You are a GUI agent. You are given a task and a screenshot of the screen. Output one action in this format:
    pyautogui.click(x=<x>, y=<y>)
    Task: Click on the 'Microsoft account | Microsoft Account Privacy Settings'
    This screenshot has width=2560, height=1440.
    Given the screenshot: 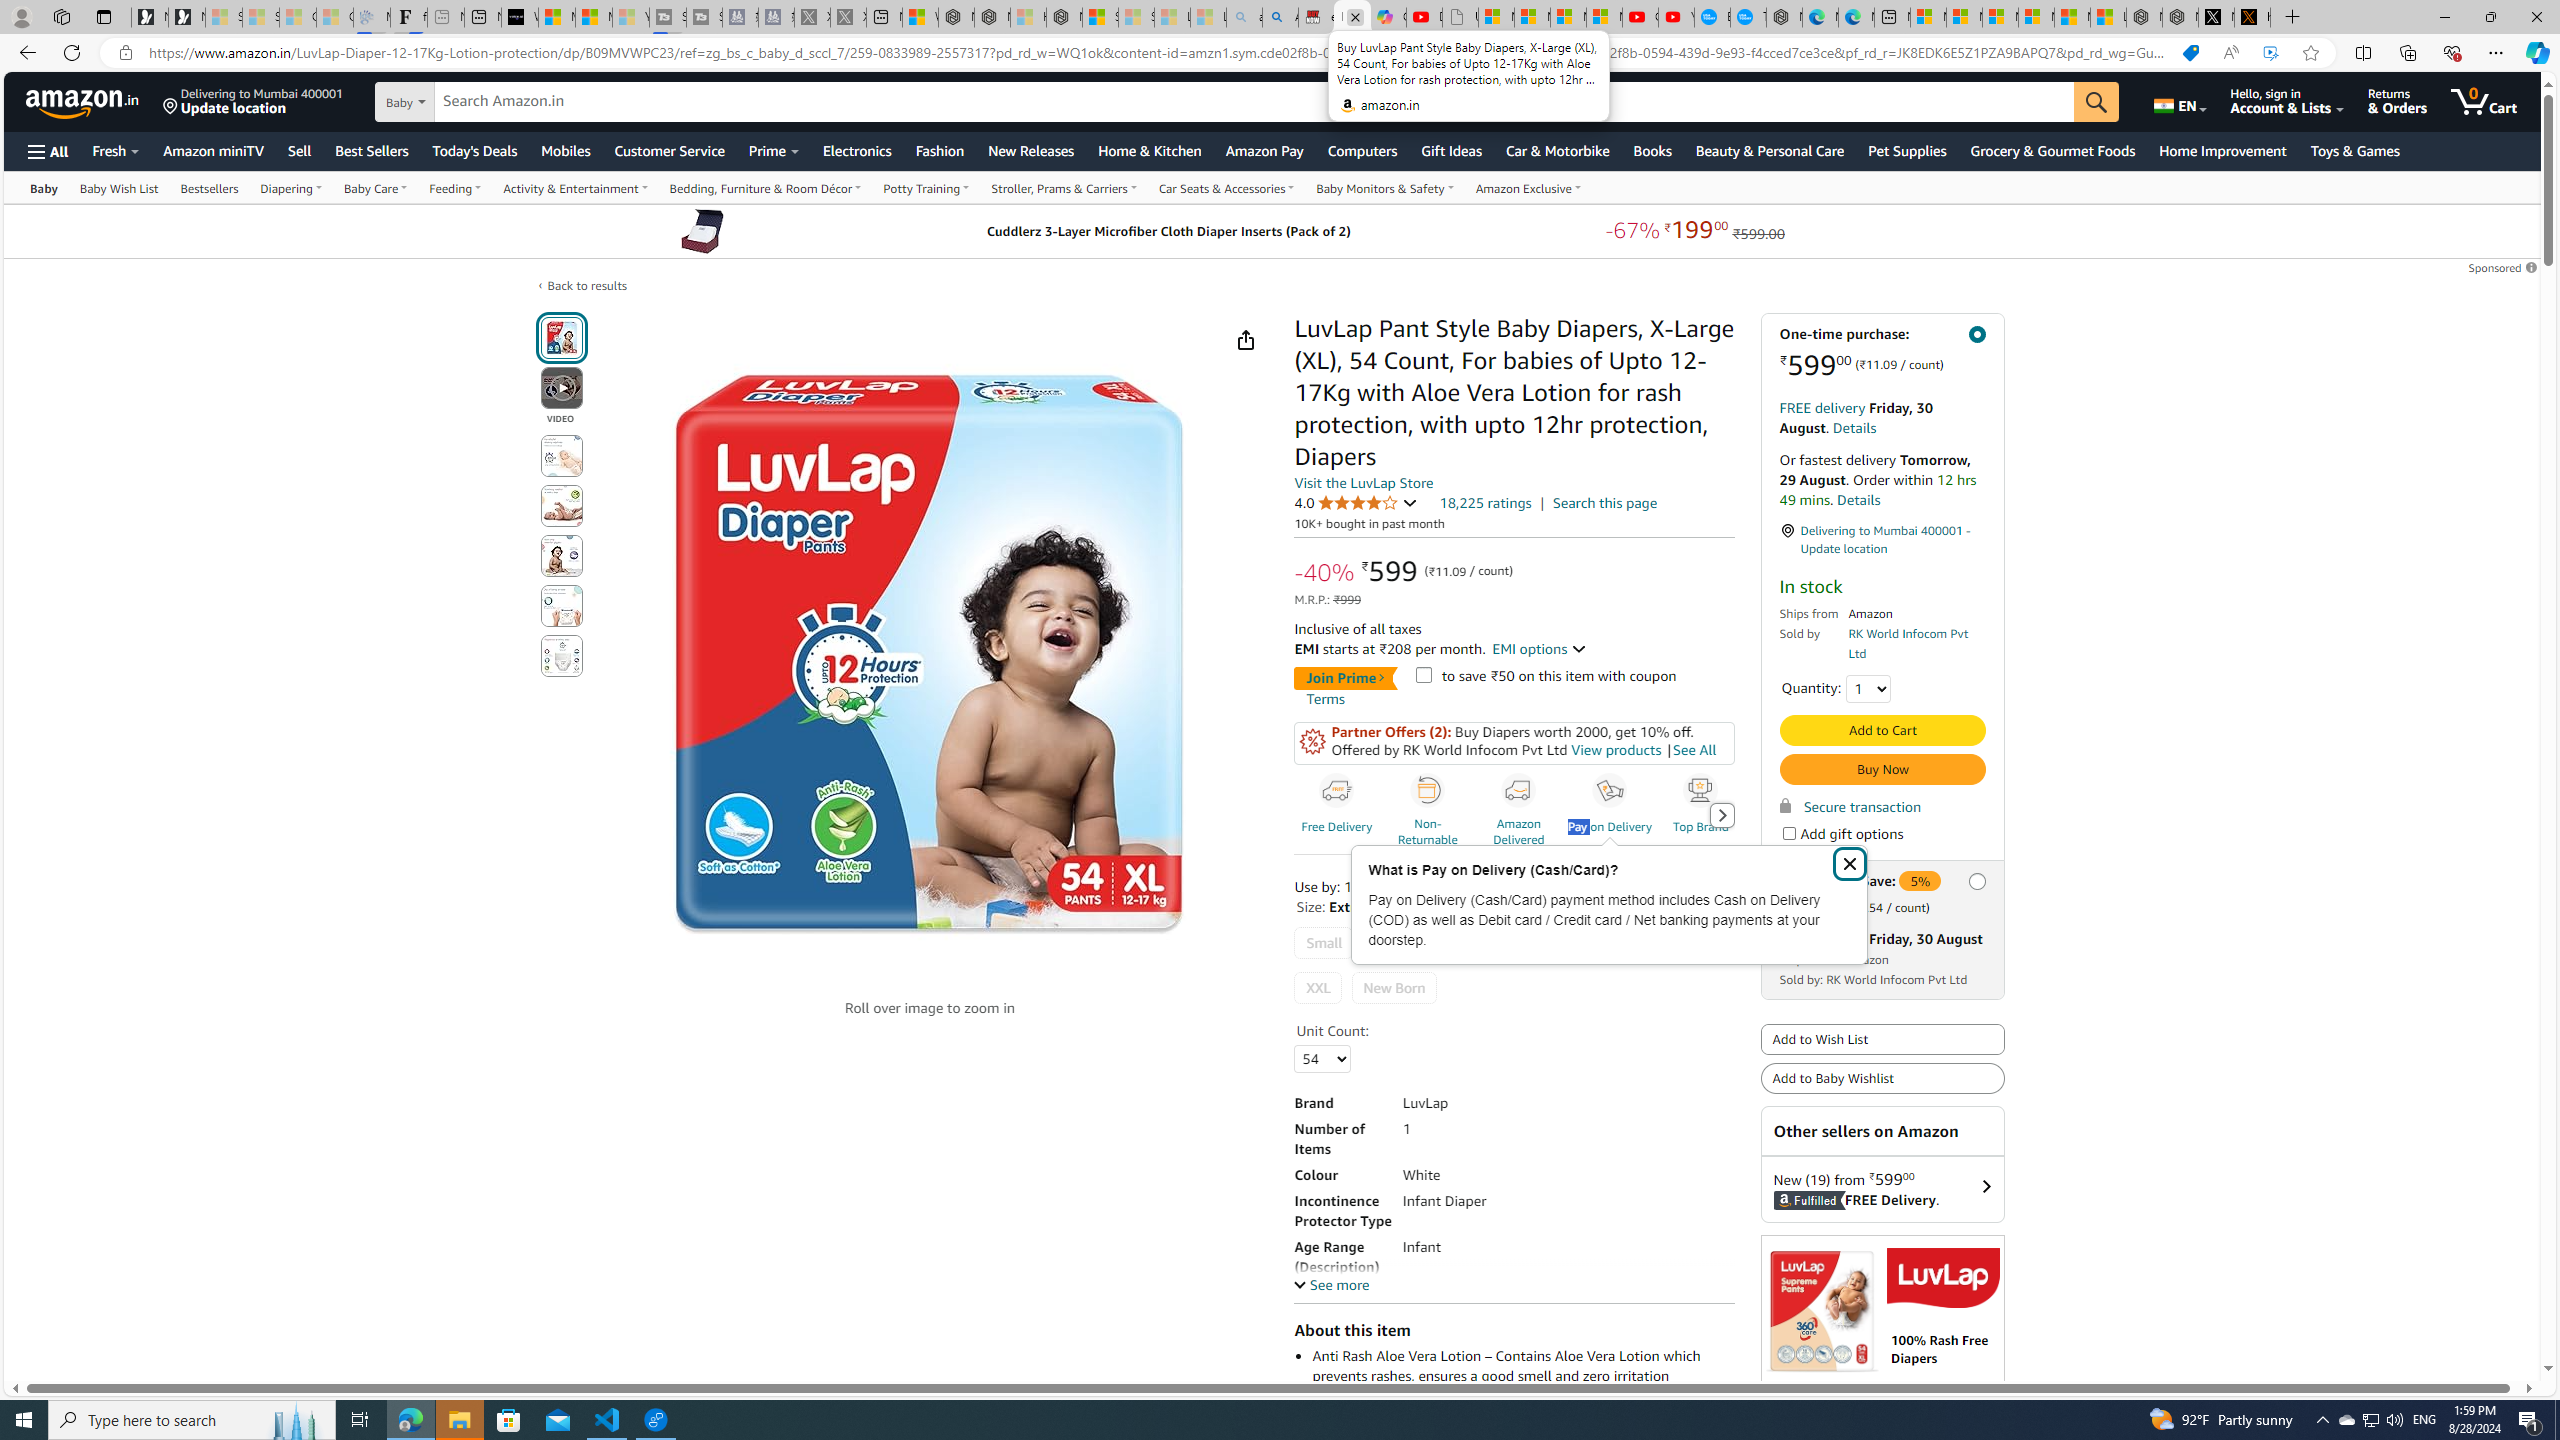 What is the action you would take?
    pyautogui.click(x=1964, y=16)
    